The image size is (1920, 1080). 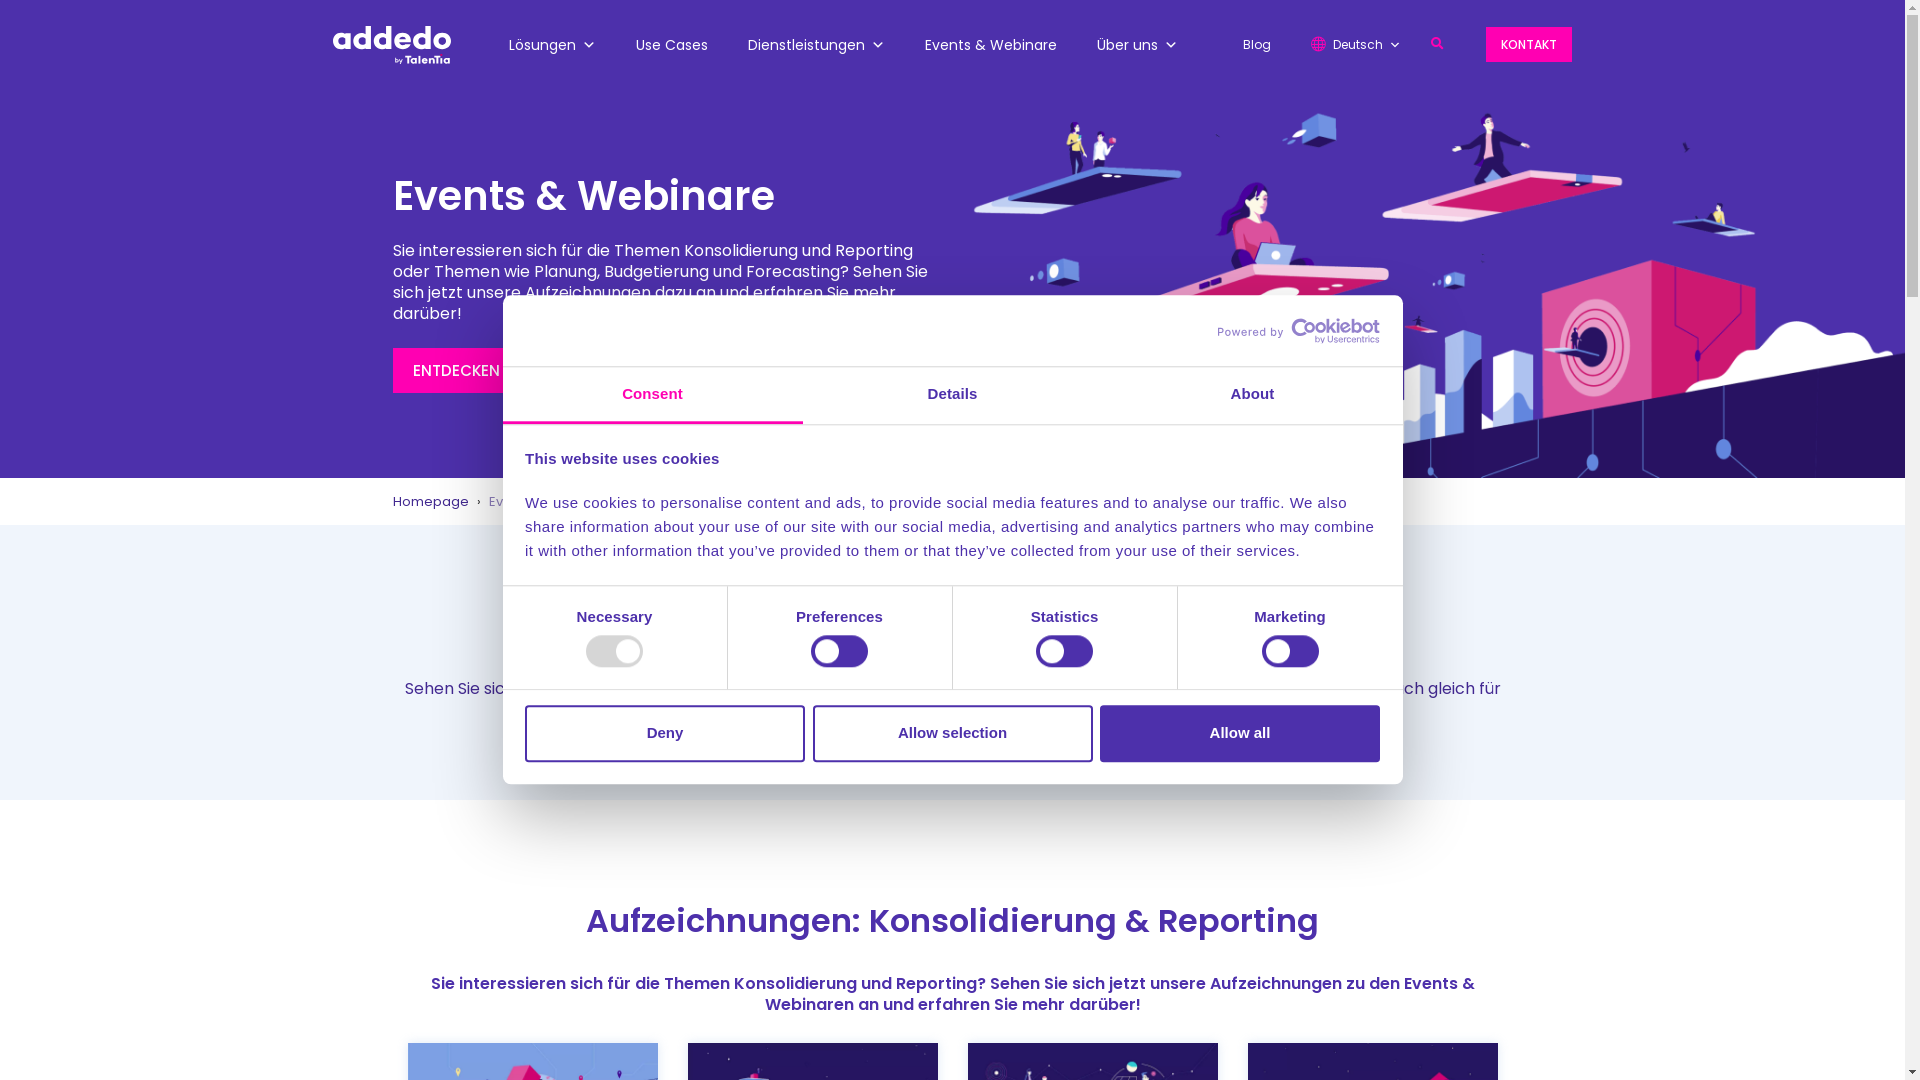 What do you see at coordinates (390, 45) in the screenshot?
I see `'Logo_Addedo-by-Talentia'` at bounding box center [390, 45].